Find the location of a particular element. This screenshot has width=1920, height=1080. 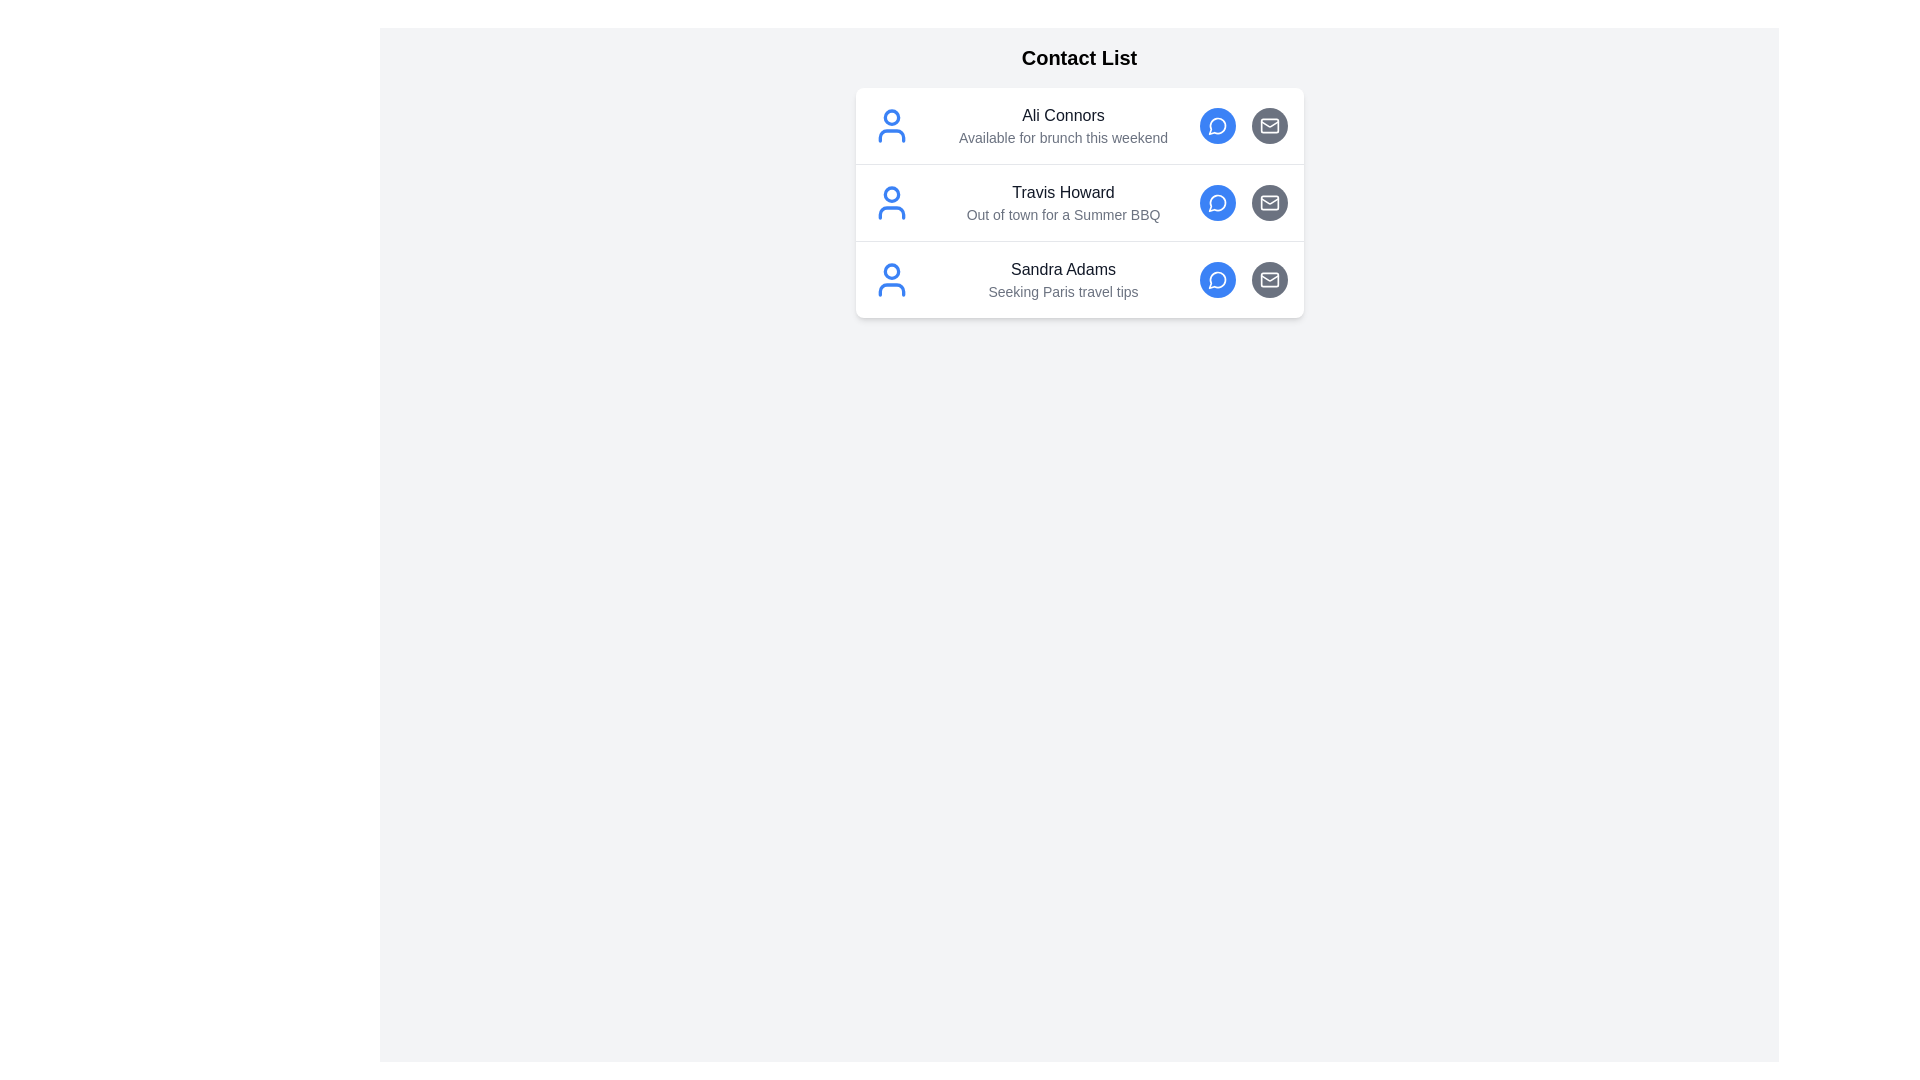

the List Item titled 'Travis Howard' which includes a blue user icon and messaging/email buttons, positioned as the second item in a vertical list is located at coordinates (1078, 202).